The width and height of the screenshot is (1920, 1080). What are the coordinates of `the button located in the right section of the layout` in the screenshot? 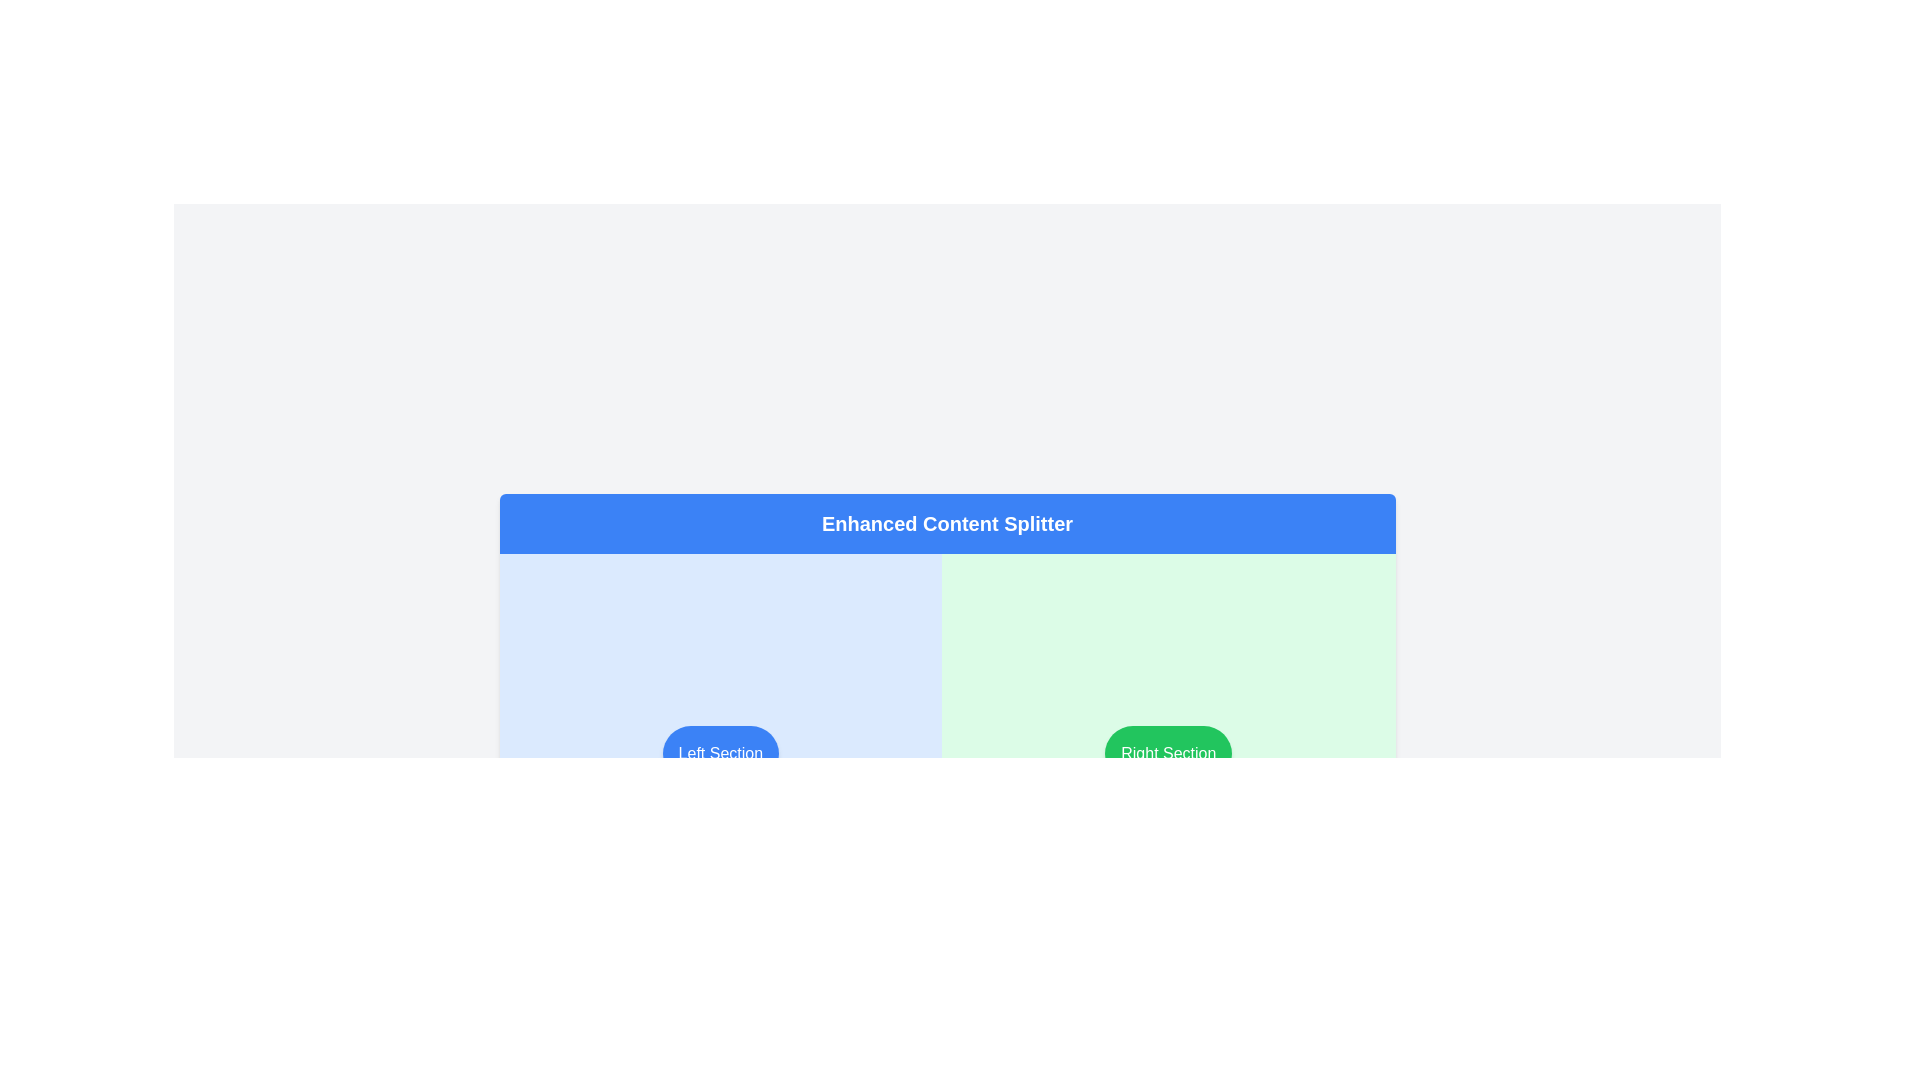 It's located at (1168, 753).